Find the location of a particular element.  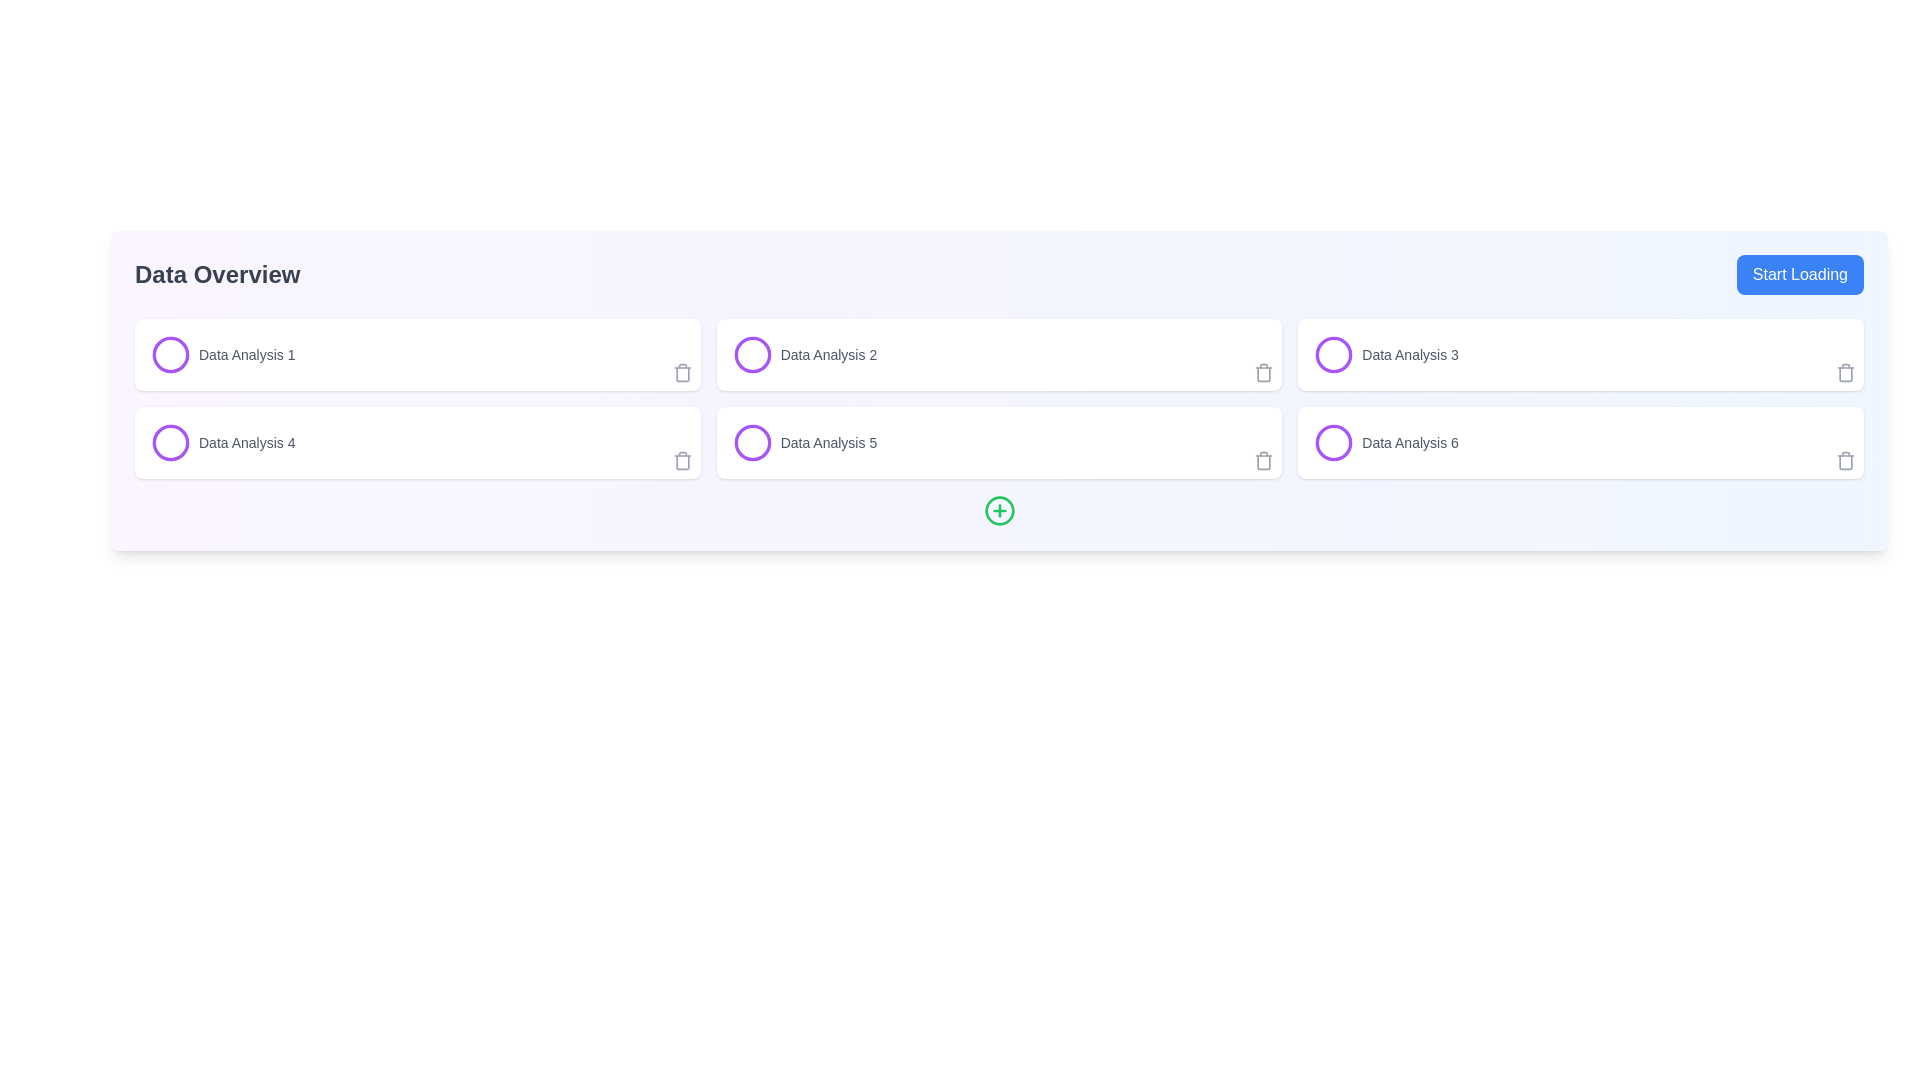

the 'Data Analysis 6' card in the bottom-right corner of the 'Data Overview' grid is located at coordinates (1580, 442).